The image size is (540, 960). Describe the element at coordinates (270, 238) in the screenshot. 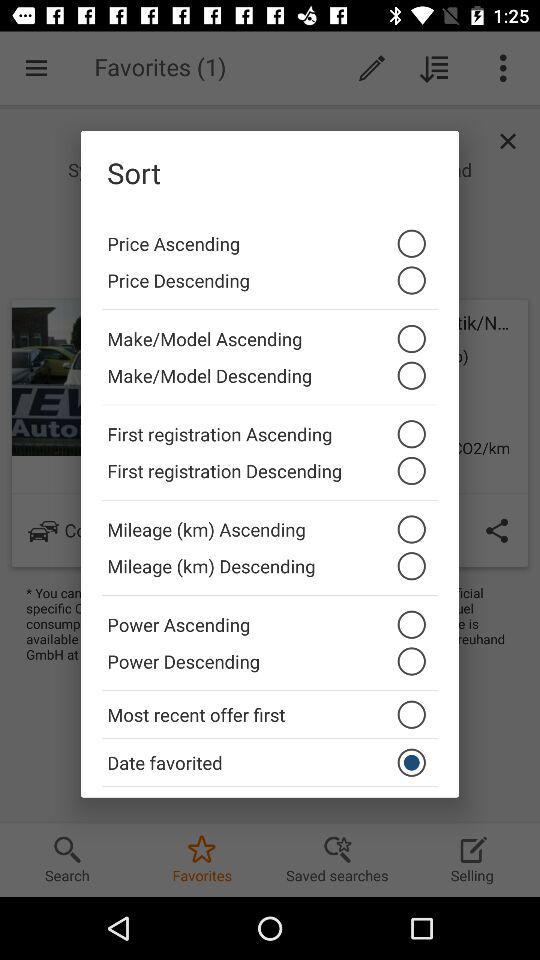

I see `the icon above the price descending item` at that location.